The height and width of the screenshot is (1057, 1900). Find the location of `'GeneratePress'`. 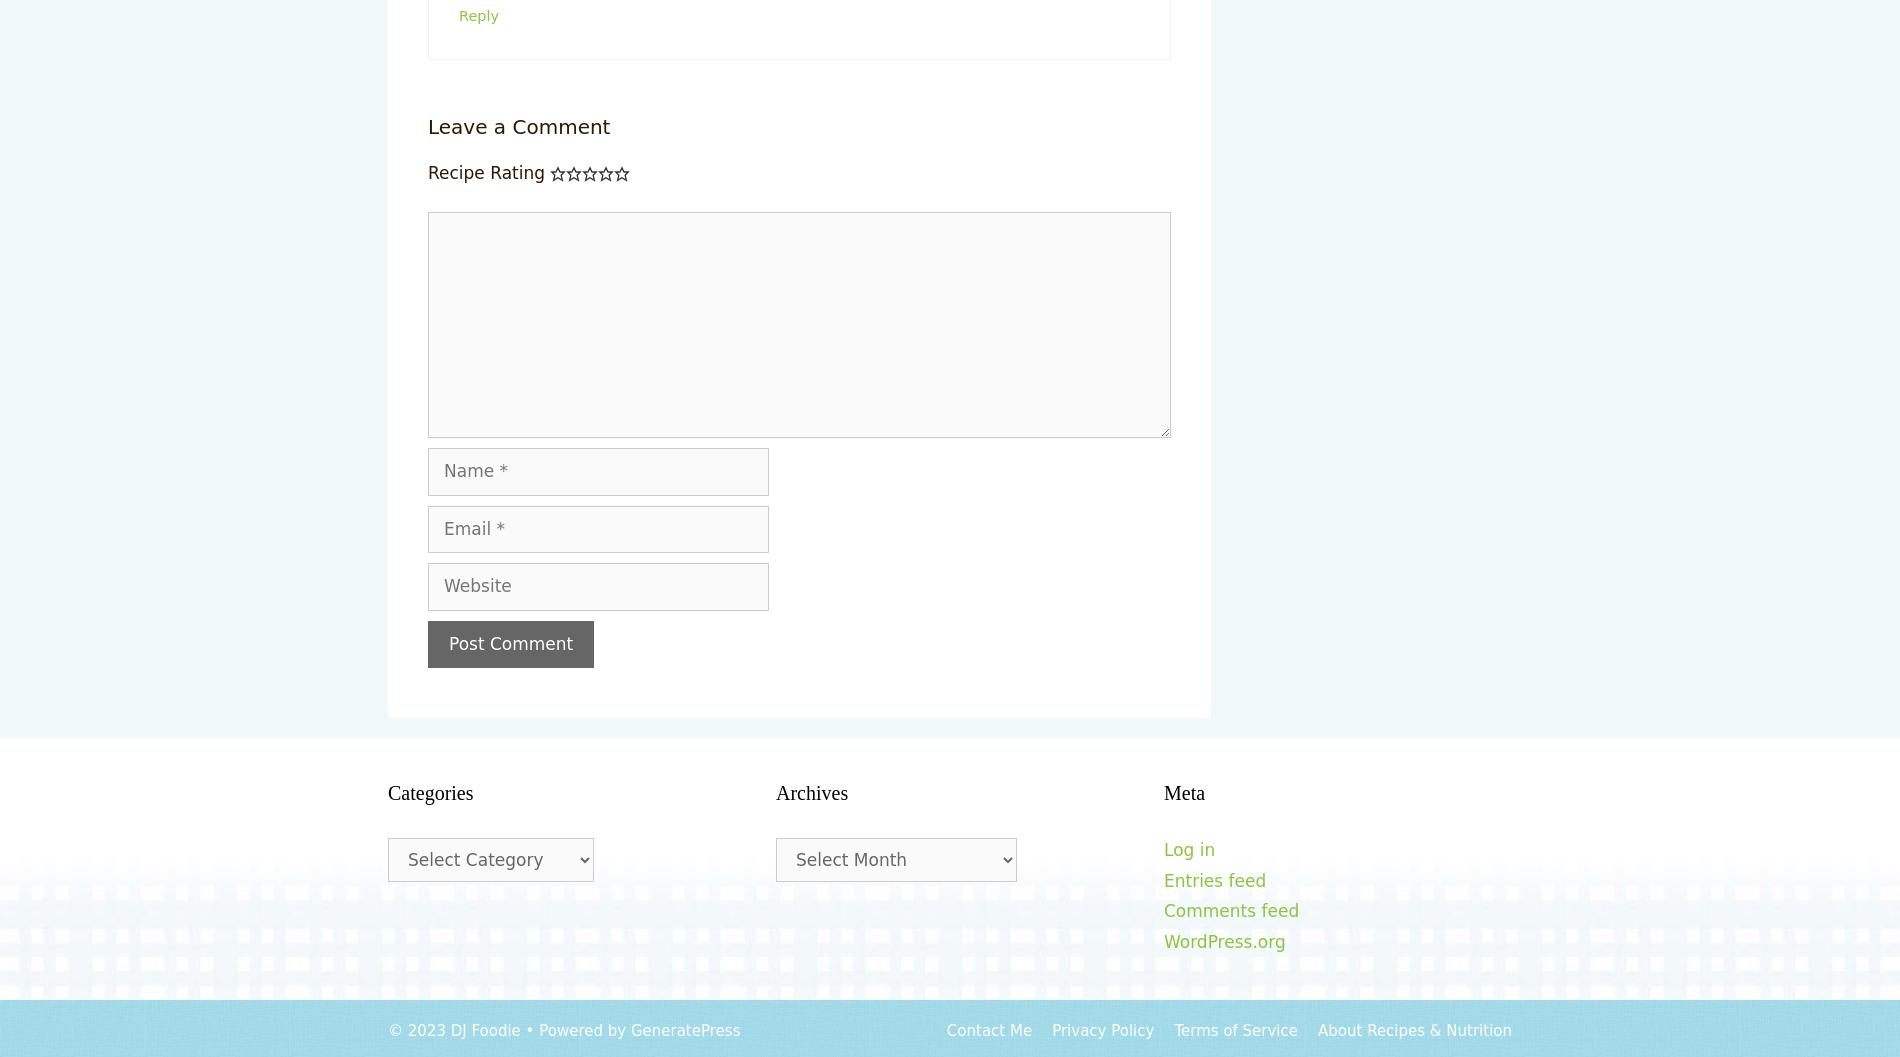

'GeneratePress' is located at coordinates (684, 1029).